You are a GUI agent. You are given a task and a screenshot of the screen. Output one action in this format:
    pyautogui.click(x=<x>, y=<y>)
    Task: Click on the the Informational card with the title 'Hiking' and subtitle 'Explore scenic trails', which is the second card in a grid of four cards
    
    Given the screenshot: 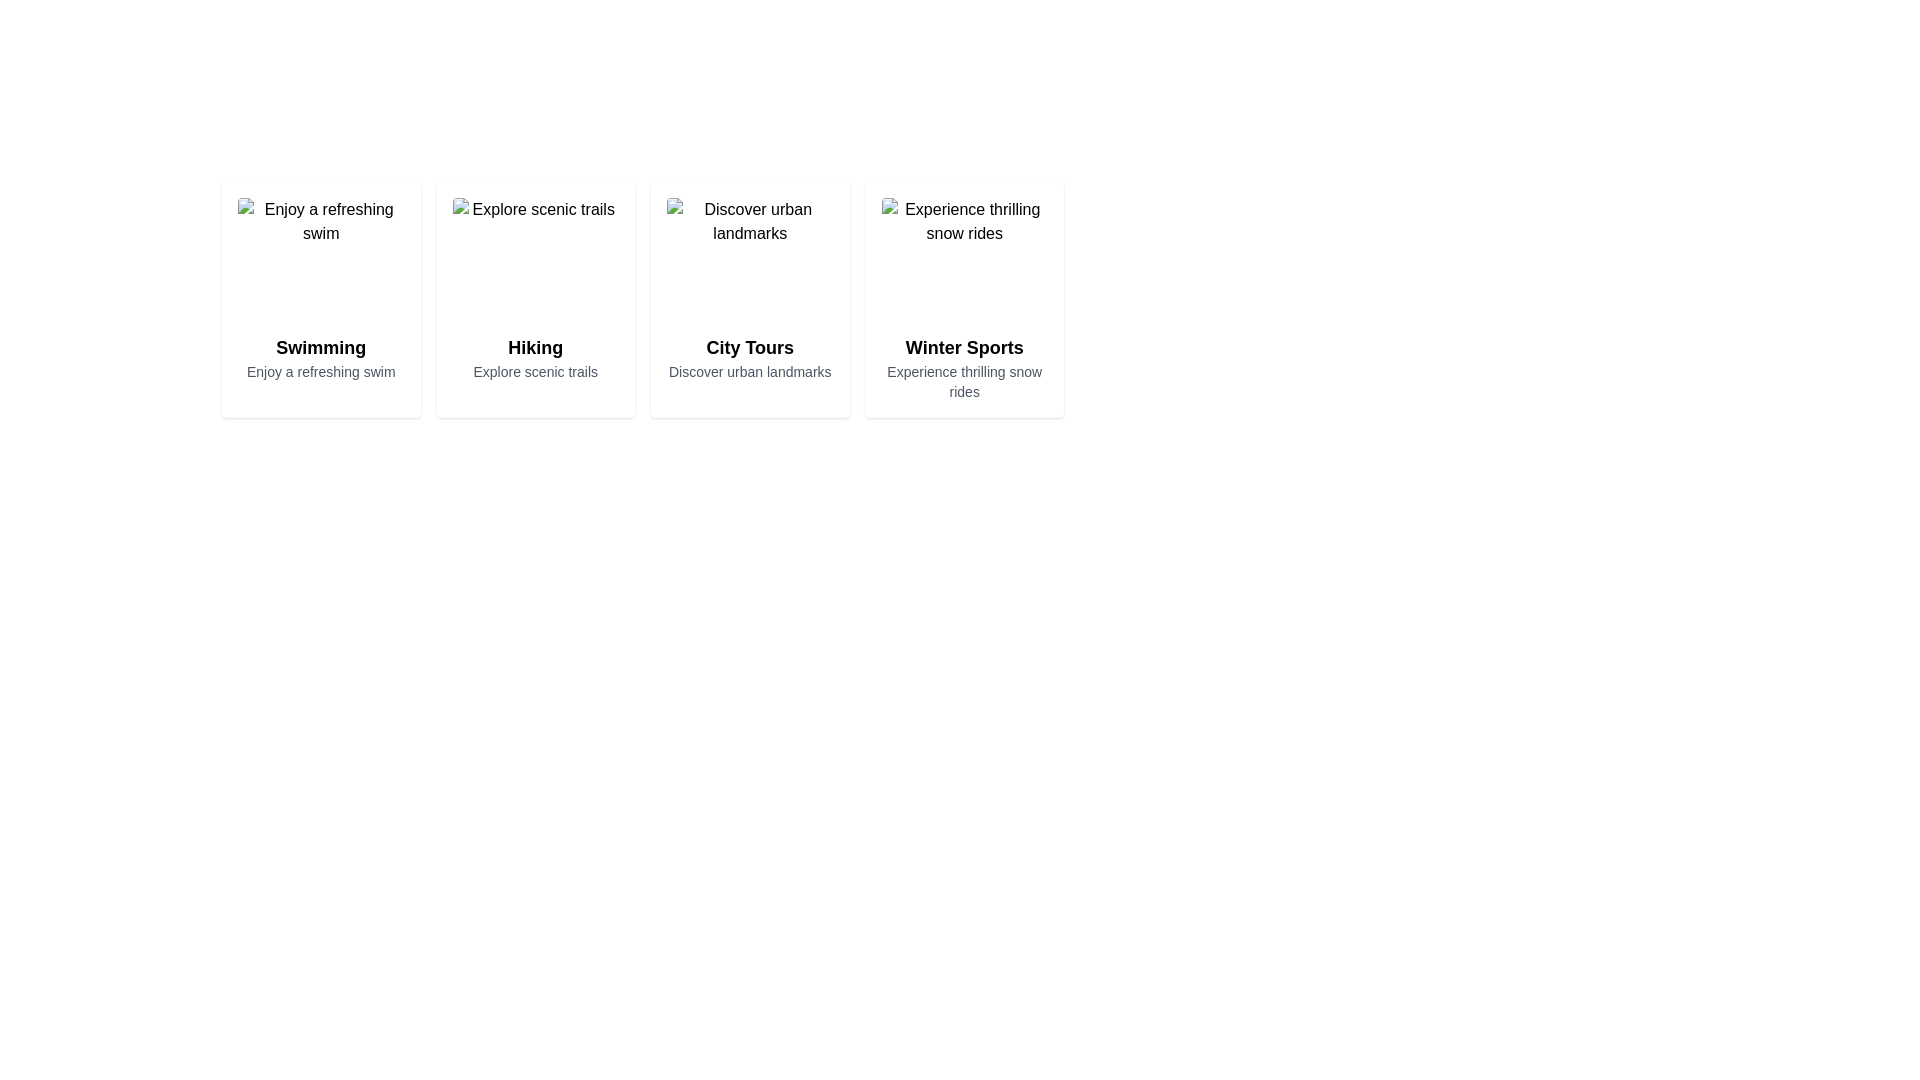 What is the action you would take?
    pyautogui.click(x=535, y=300)
    